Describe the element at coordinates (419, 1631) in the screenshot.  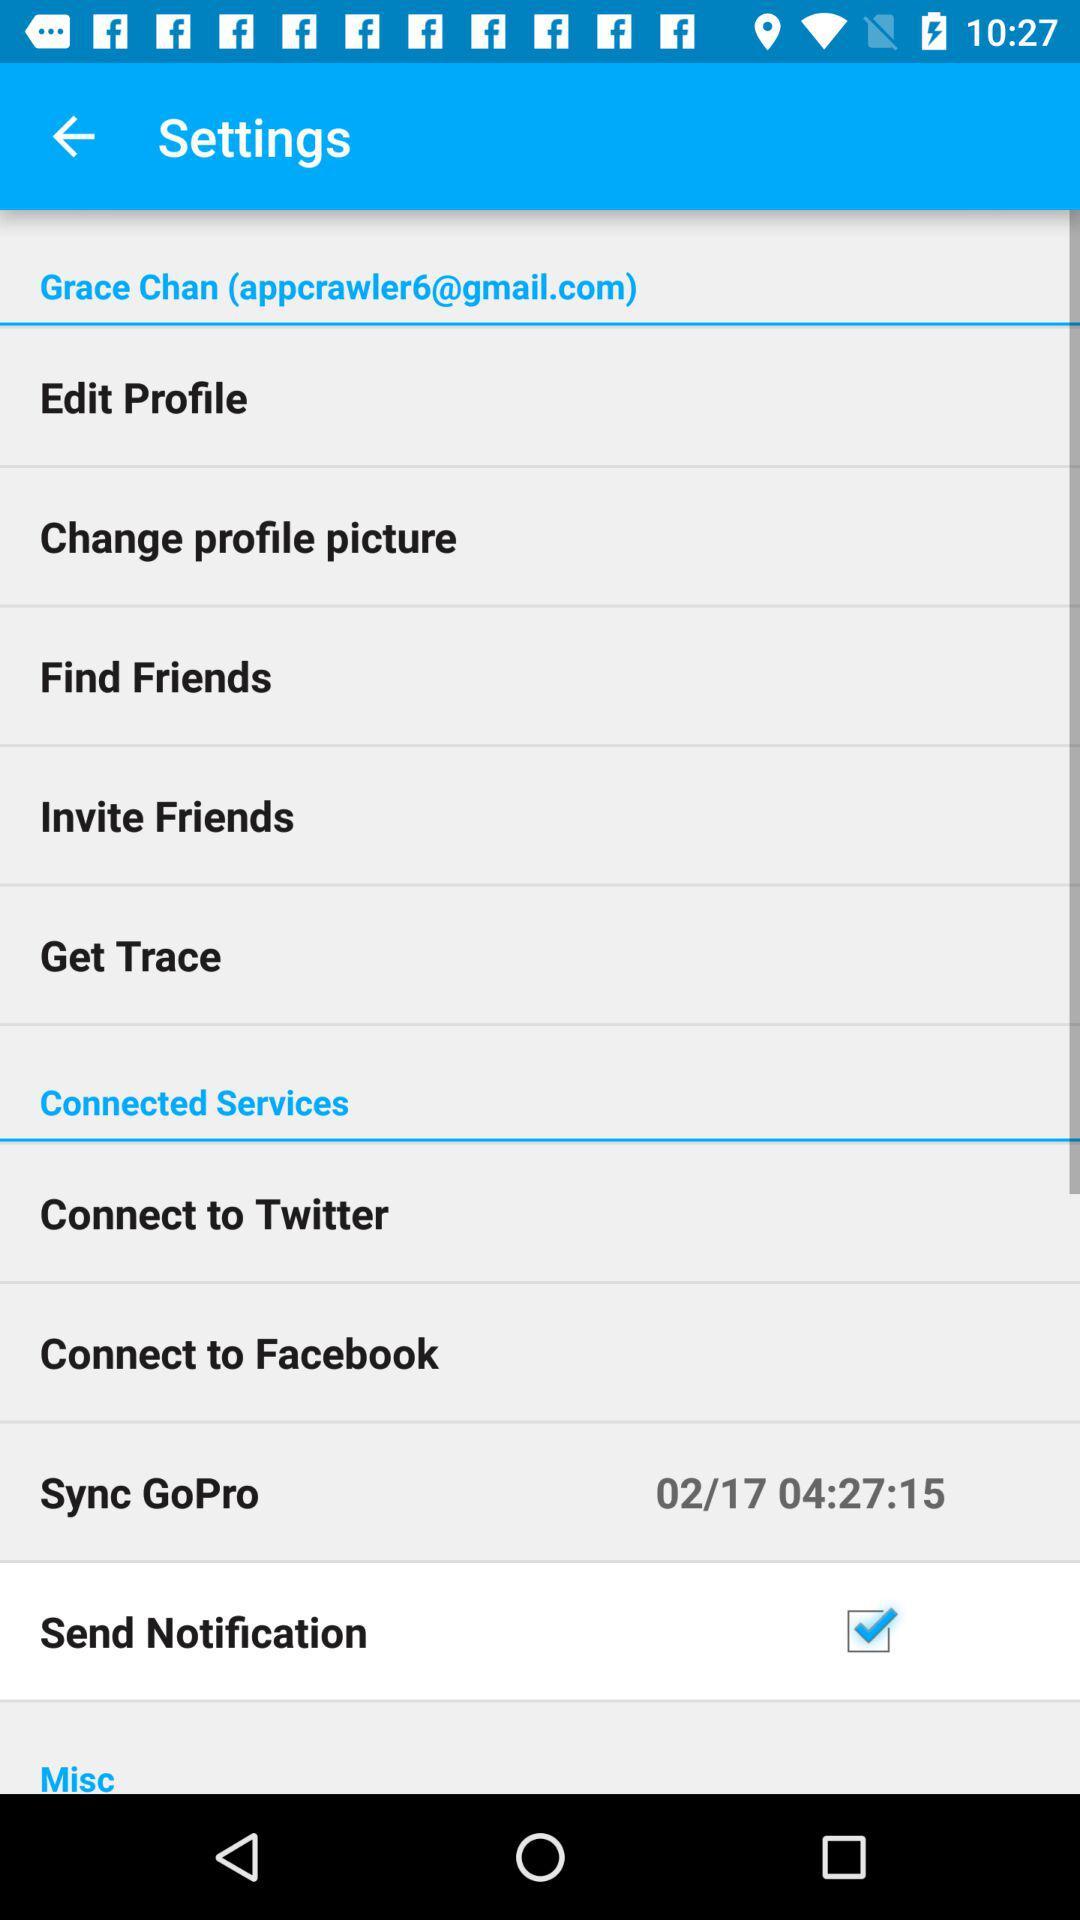
I see `the item below sync gopro icon` at that location.